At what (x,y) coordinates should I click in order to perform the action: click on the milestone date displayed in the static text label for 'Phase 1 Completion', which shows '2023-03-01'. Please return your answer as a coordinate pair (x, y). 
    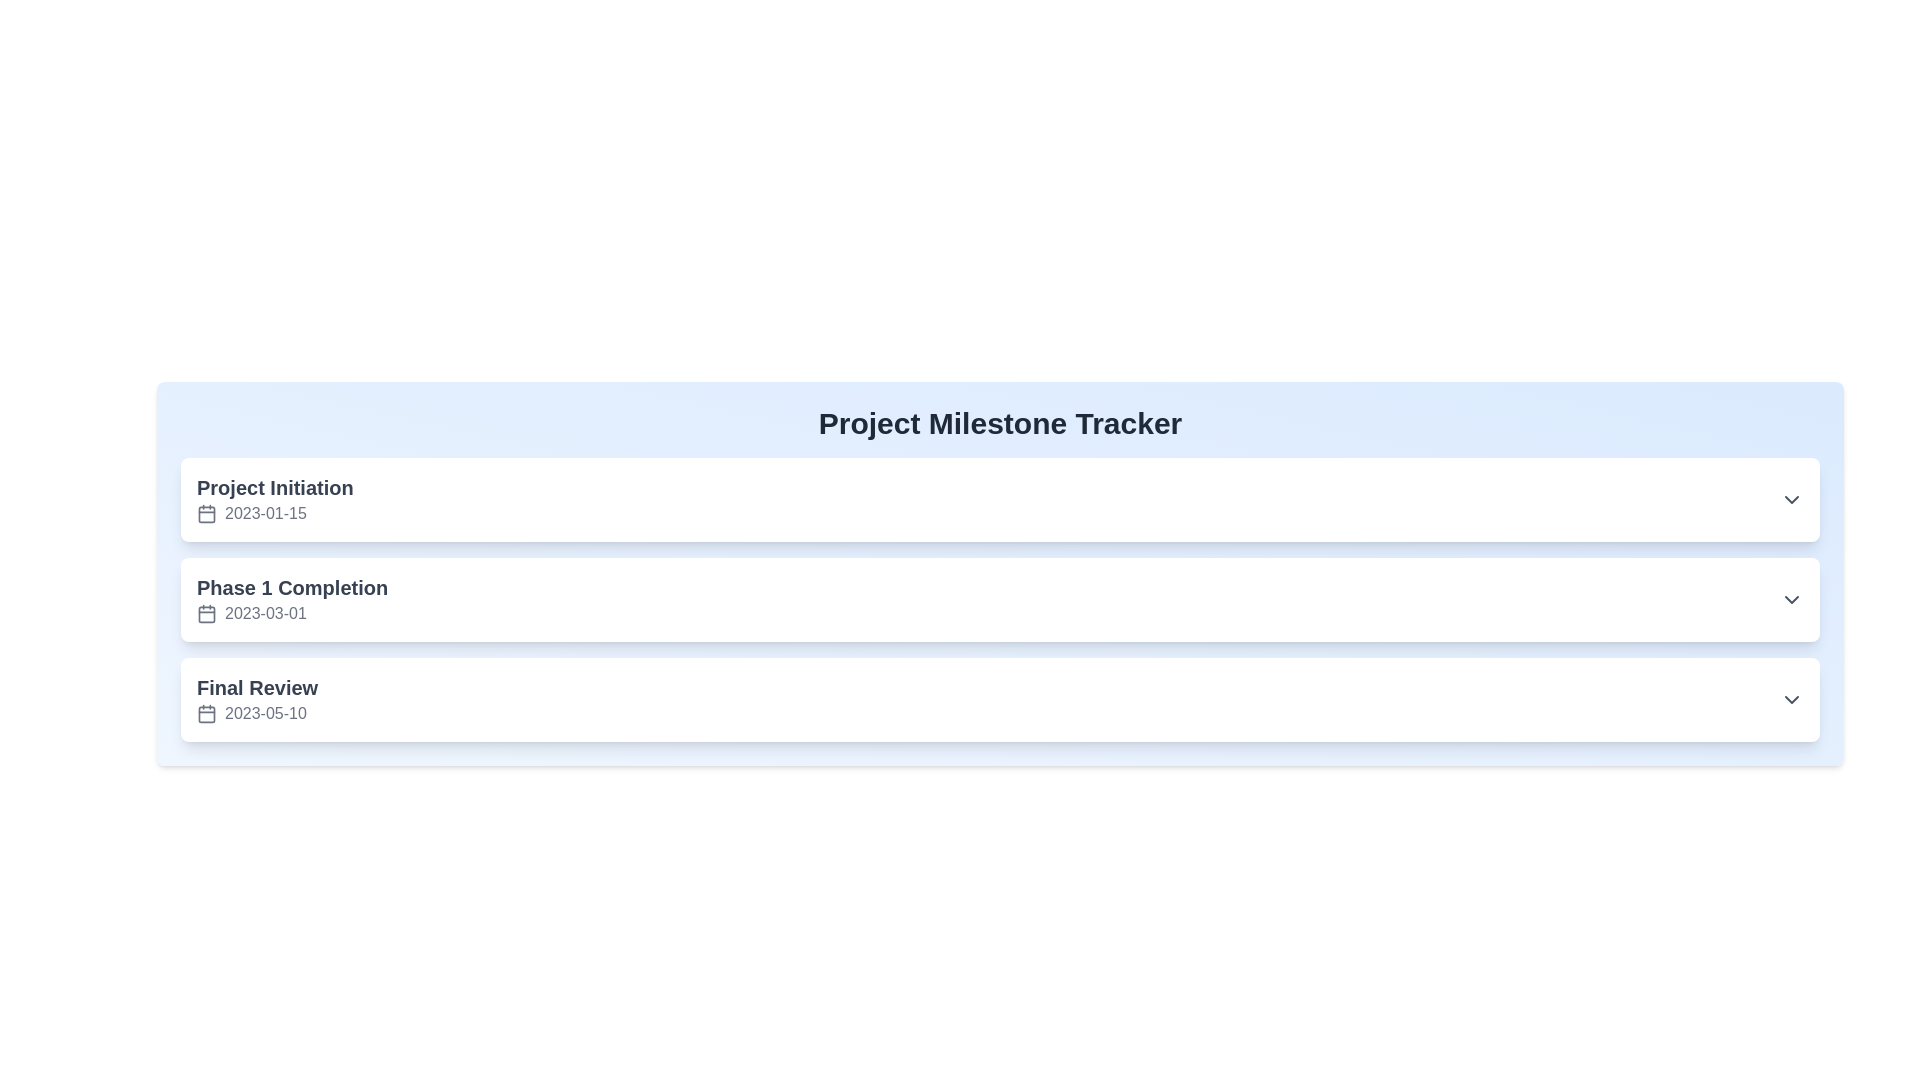
    Looking at the image, I should click on (264, 612).